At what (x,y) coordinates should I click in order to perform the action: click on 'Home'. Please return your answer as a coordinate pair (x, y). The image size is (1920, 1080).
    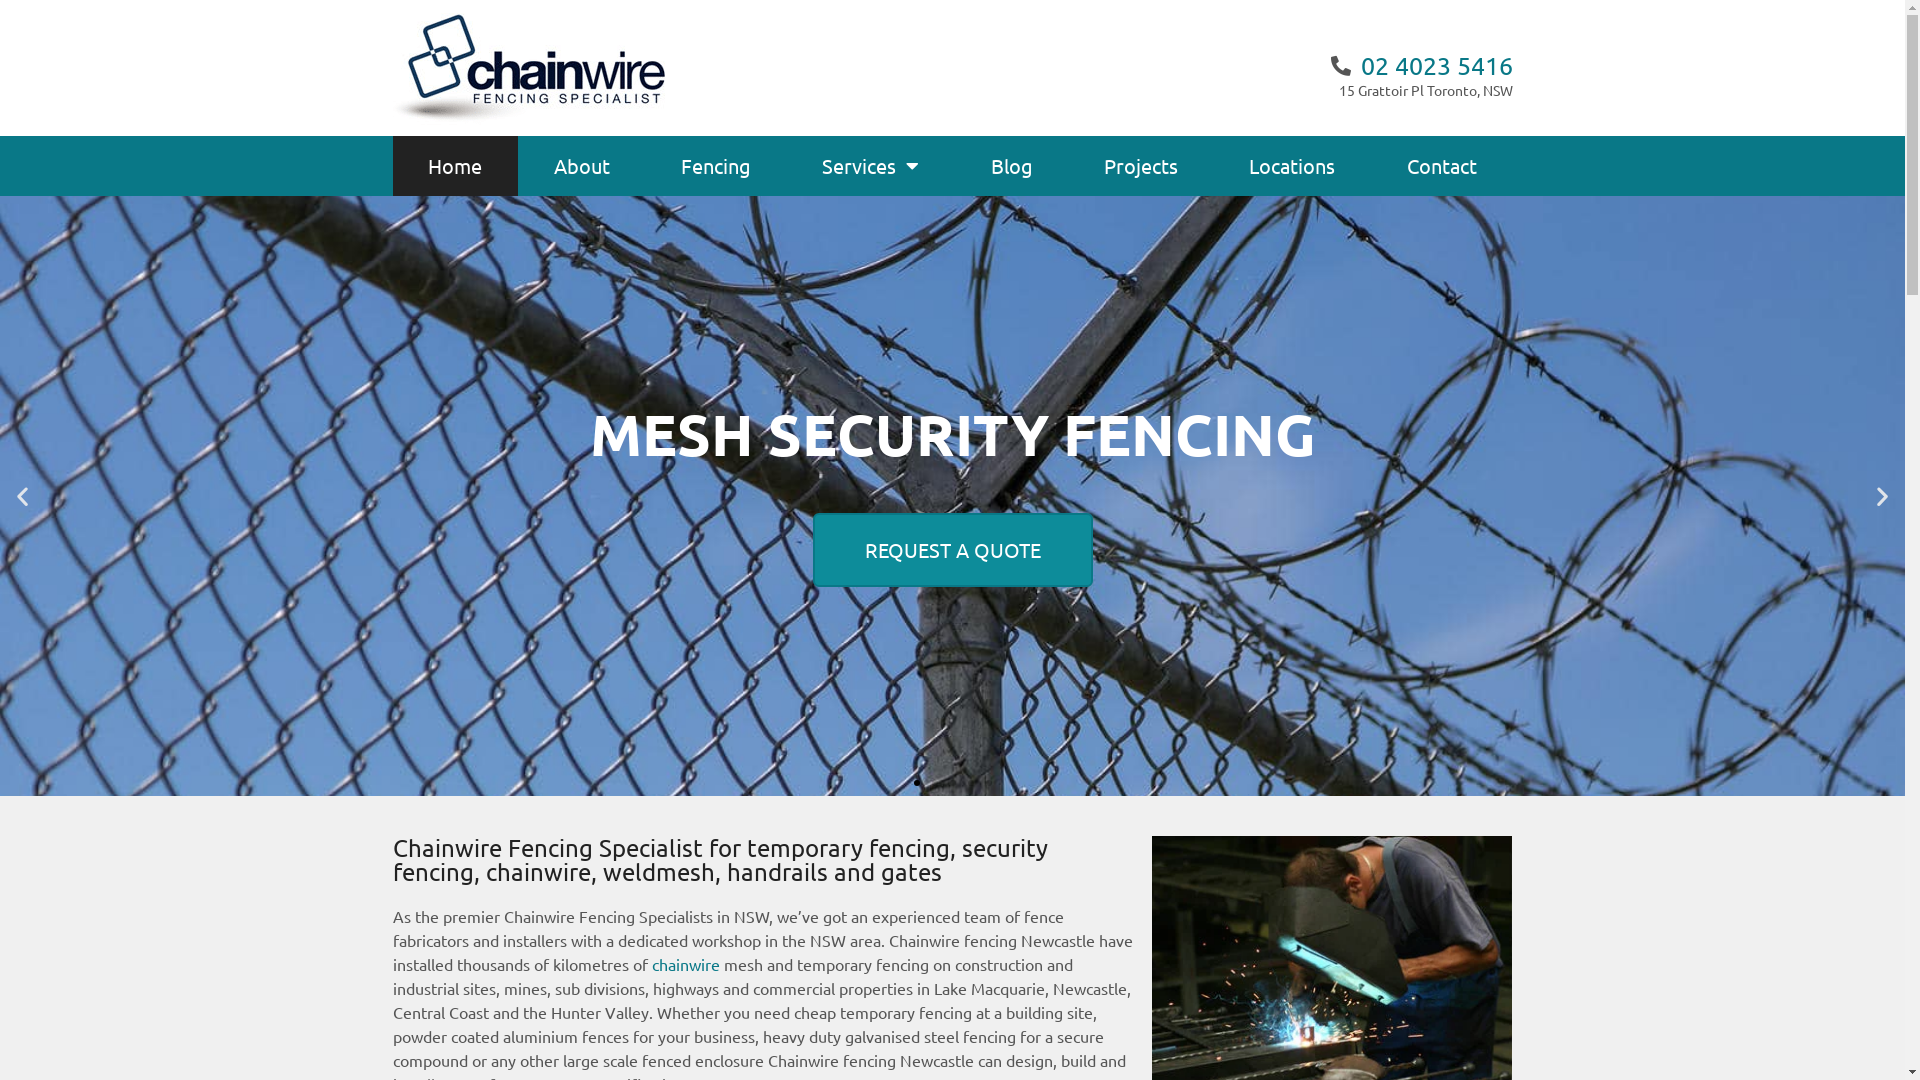
    Looking at the image, I should click on (453, 164).